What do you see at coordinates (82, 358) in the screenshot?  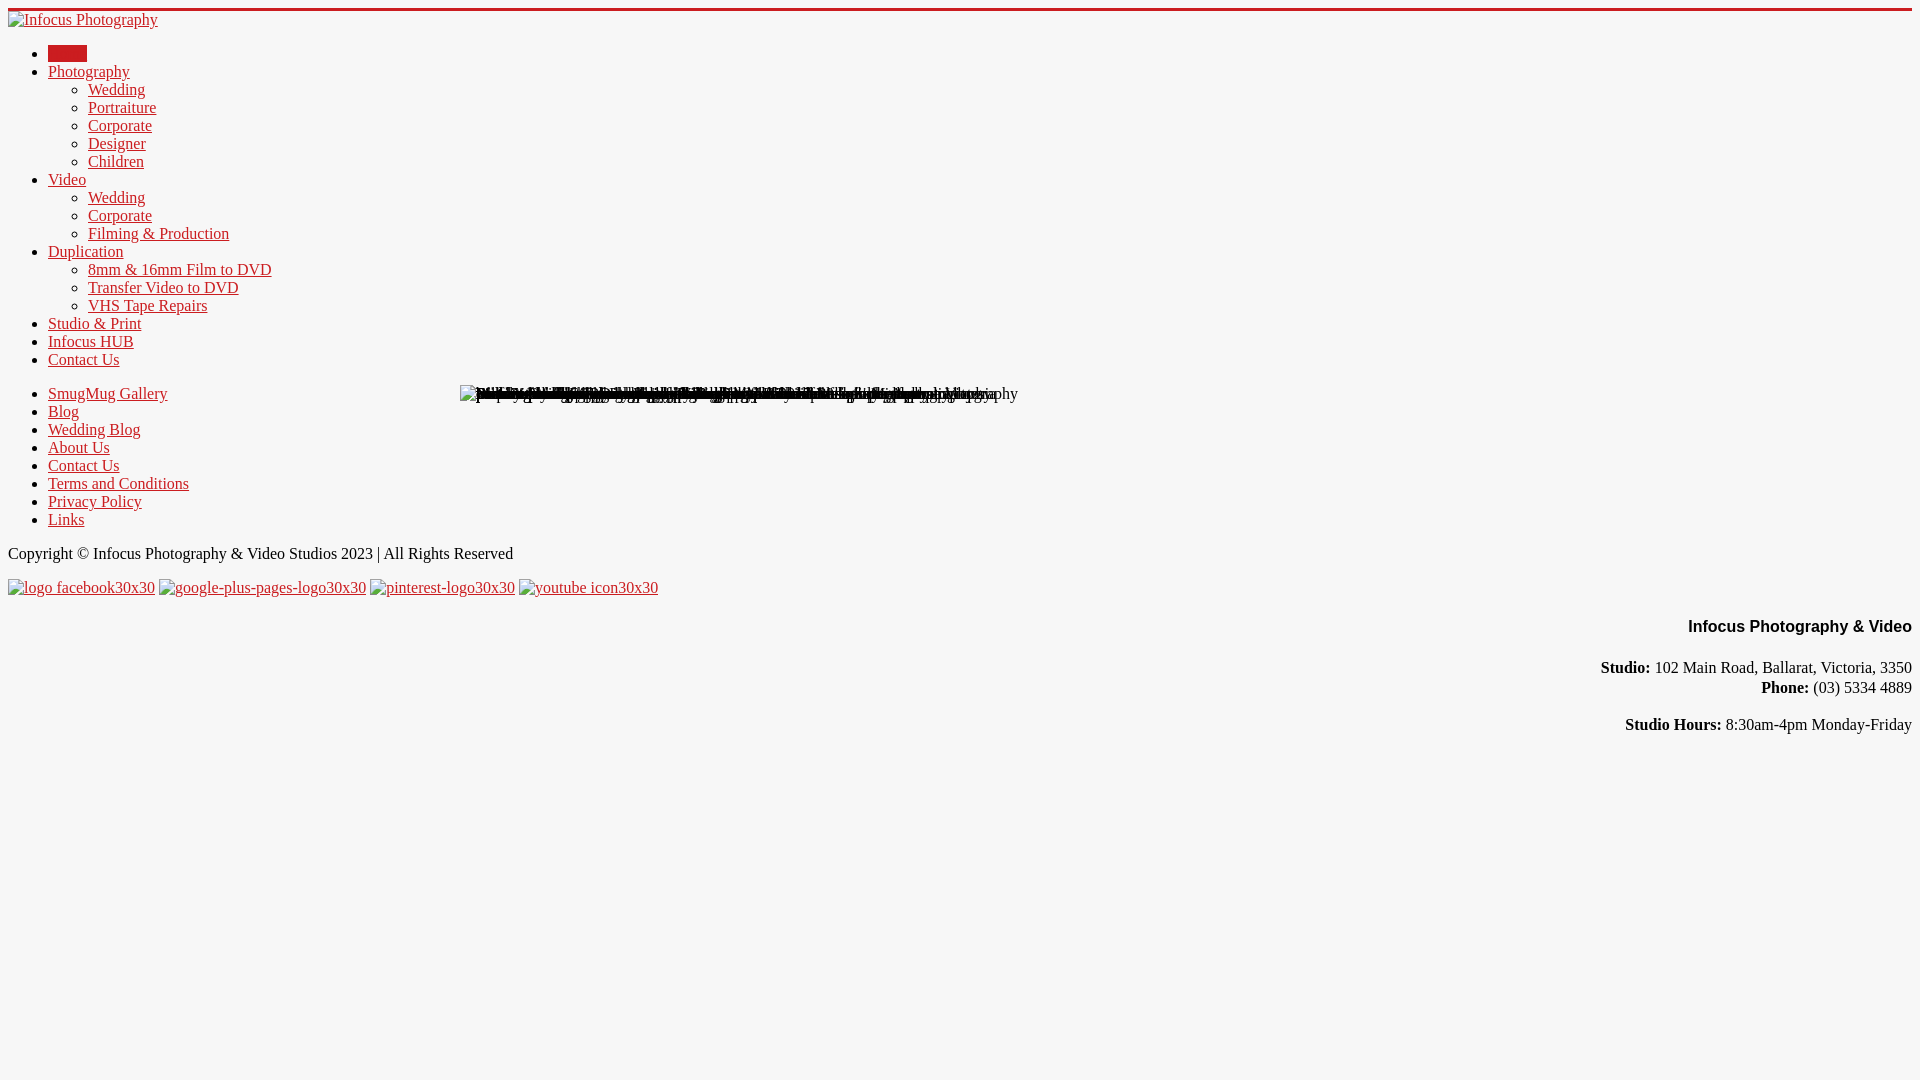 I see `'Contact Us'` at bounding box center [82, 358].